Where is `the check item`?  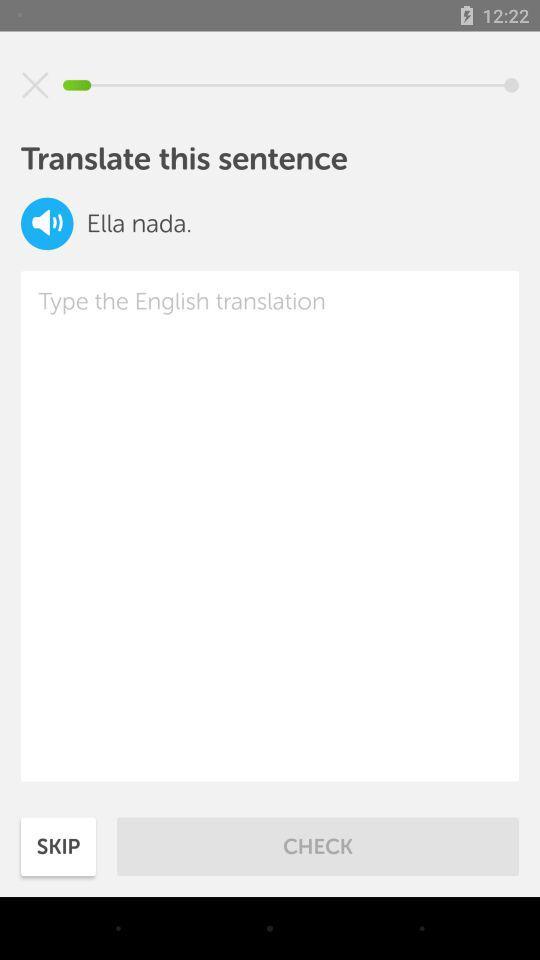 the check item is located at coordinates (318, 845).